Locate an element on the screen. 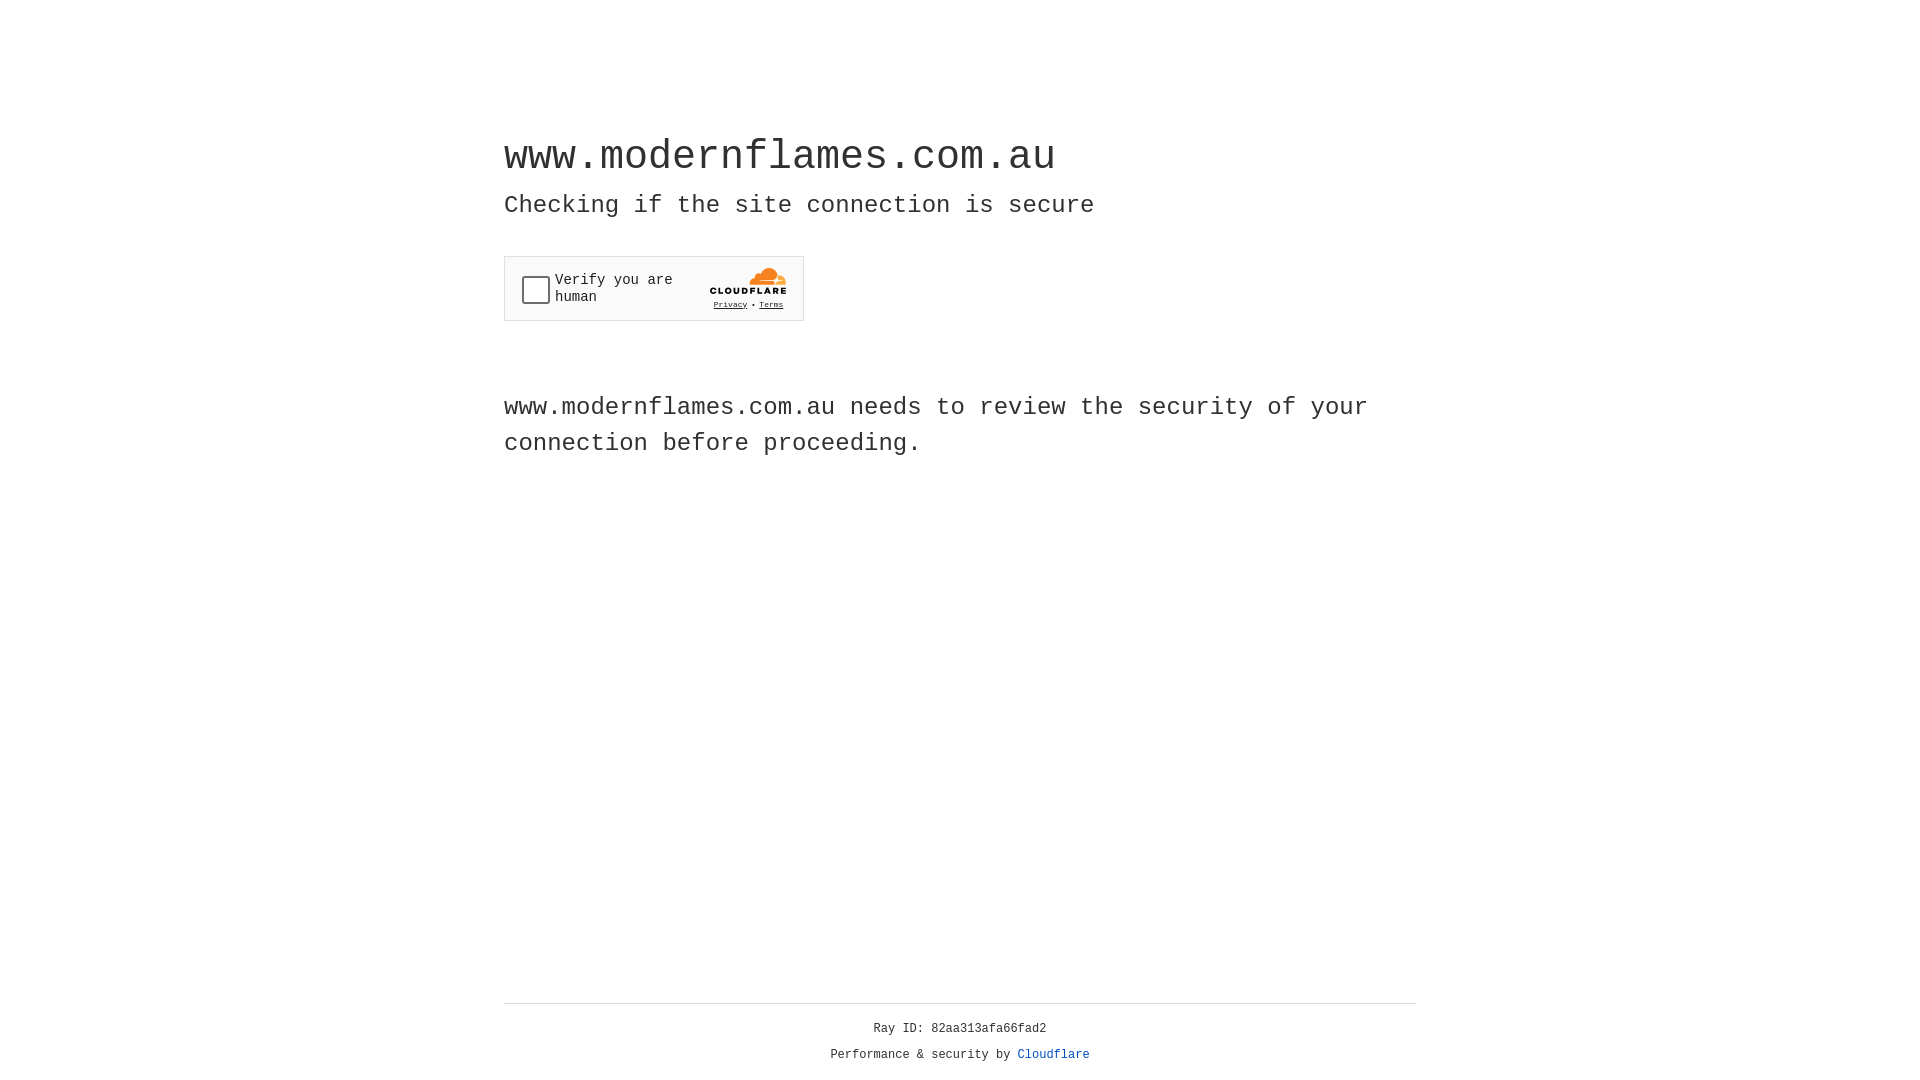 Image resolution: width=1920 pixels, height=1080 pixels. 'Widget containing a Cloudflare security challenge' is located at coordinates (653, 288).